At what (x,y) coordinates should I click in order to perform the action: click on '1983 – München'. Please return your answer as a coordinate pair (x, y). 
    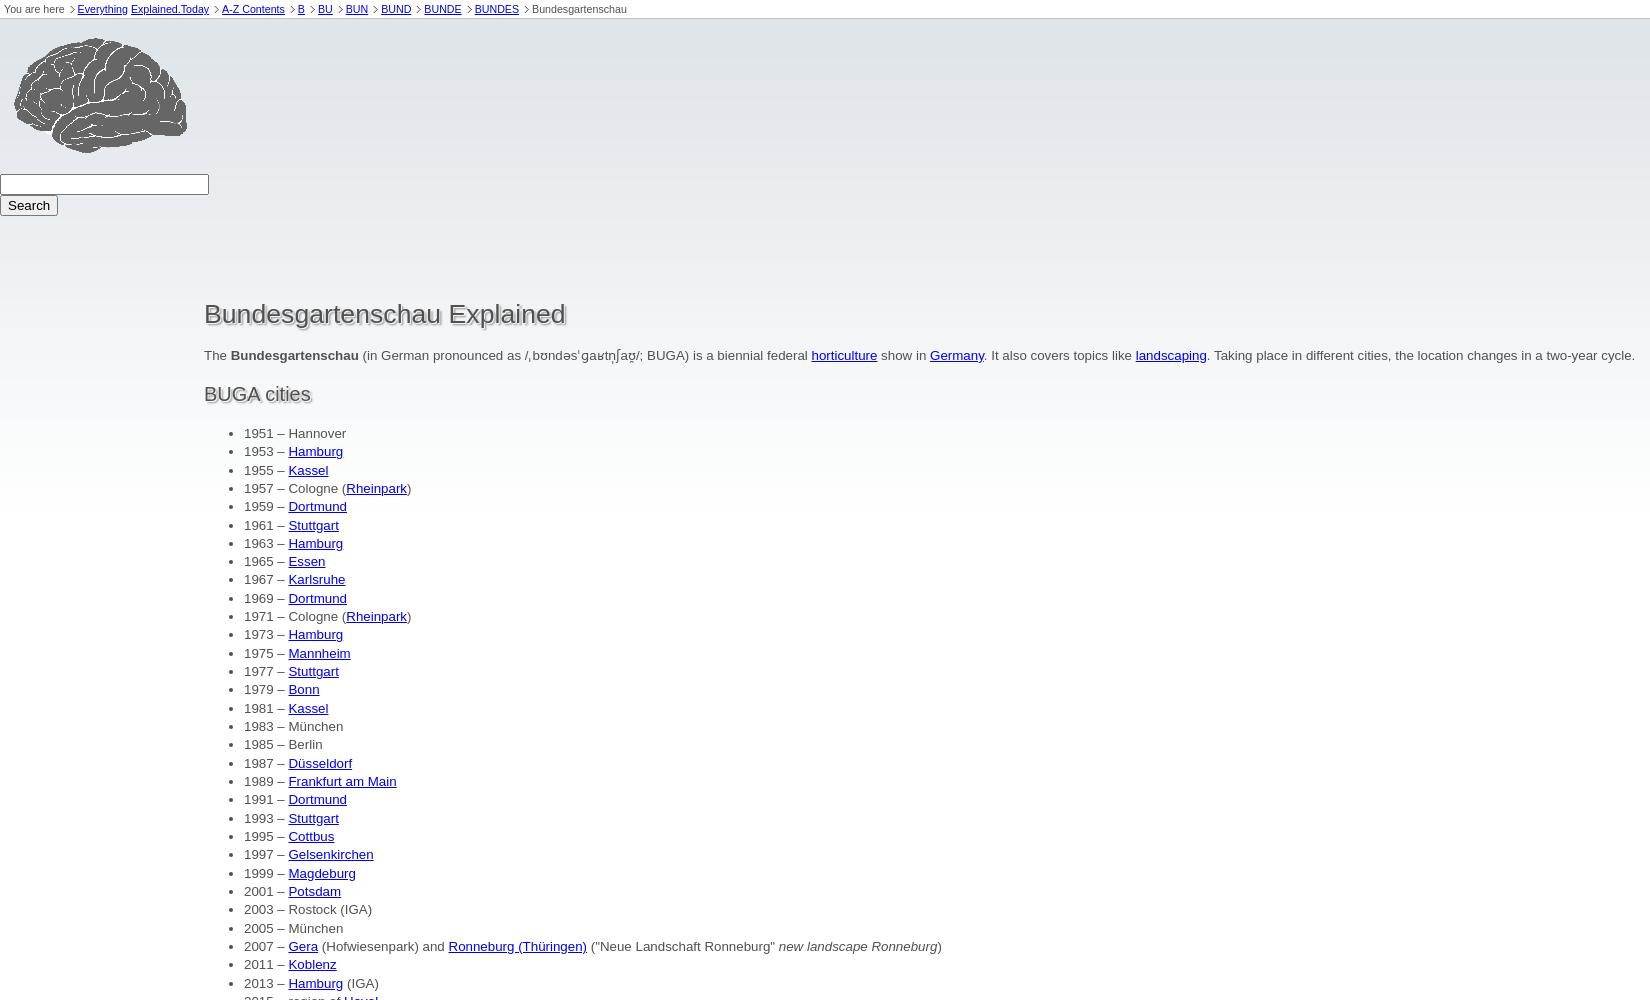
    Looking at the image, I should click on (293, 725).